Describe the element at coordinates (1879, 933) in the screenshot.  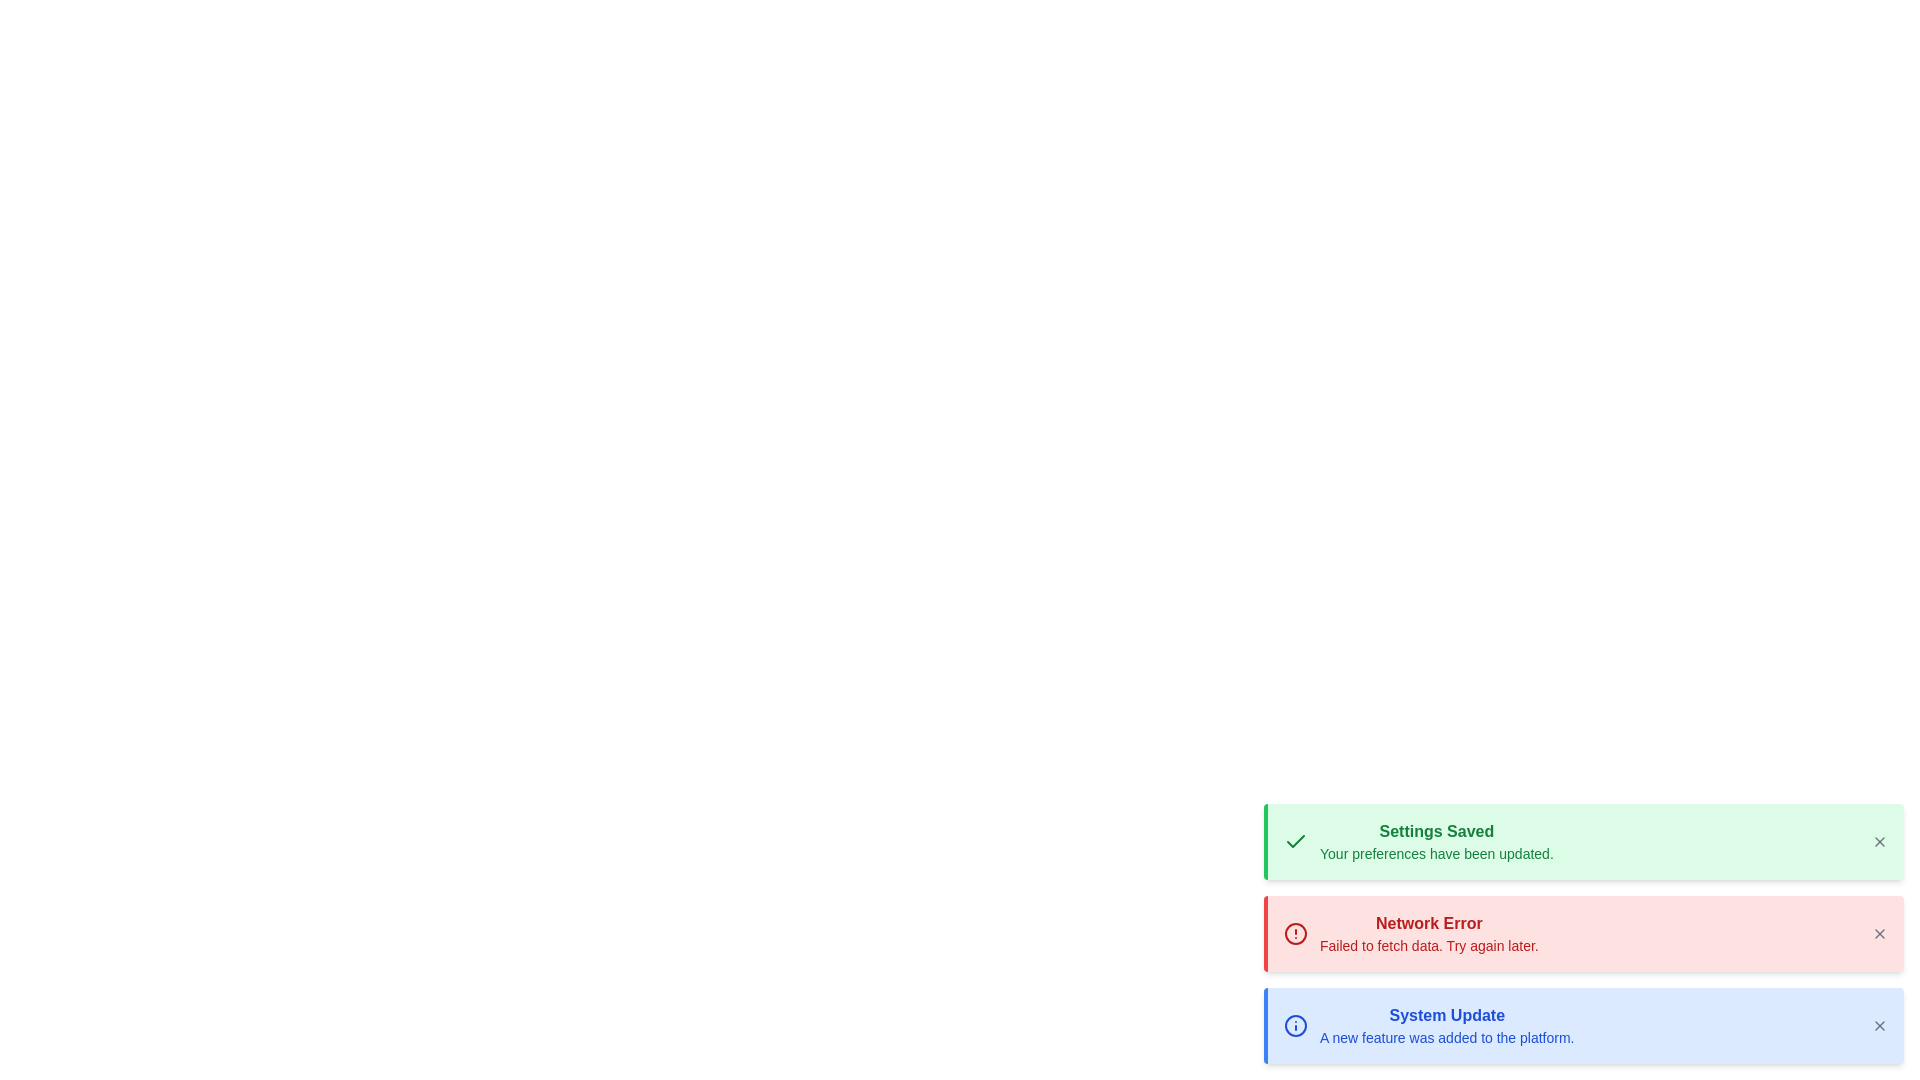
I see `the dismiss button located in the top-right corner of the red-colored notification card titled 'Network Error'` at that location.